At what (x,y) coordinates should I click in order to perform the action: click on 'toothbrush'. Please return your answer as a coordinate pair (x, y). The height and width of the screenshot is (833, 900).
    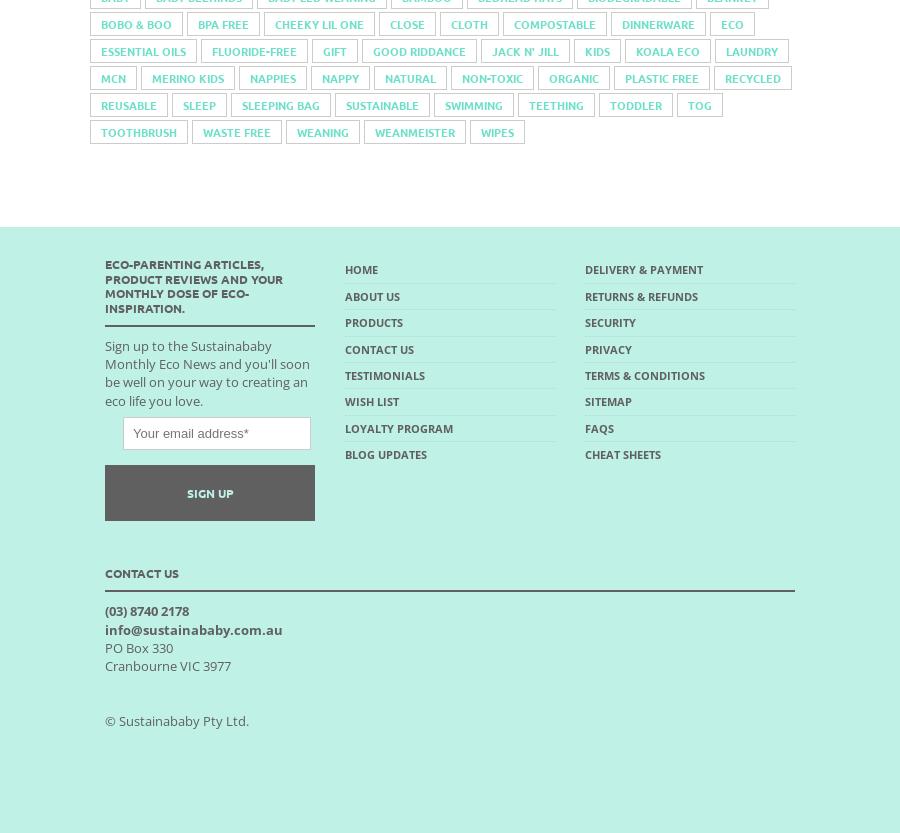
    Looking at the image, I should click on (138, 132).